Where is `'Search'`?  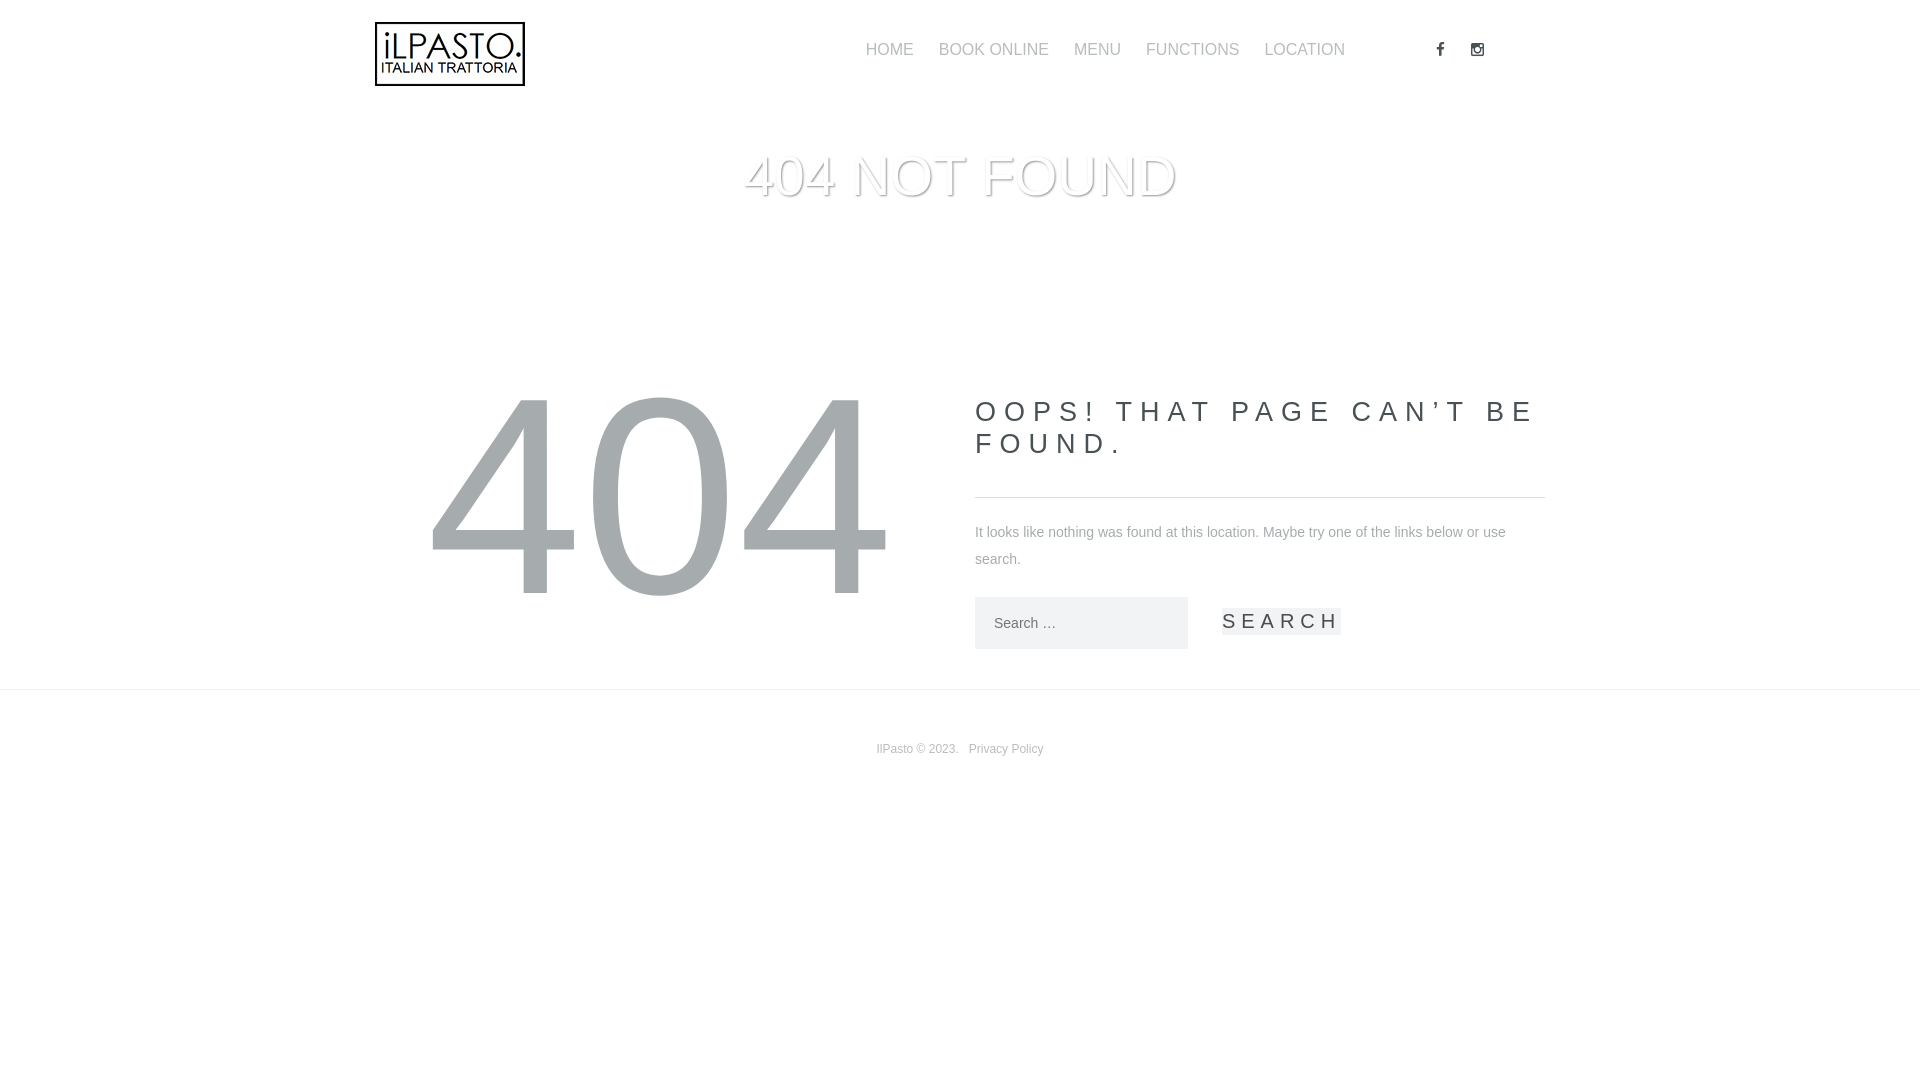
'Search' is located at coordinates (1281, 620).